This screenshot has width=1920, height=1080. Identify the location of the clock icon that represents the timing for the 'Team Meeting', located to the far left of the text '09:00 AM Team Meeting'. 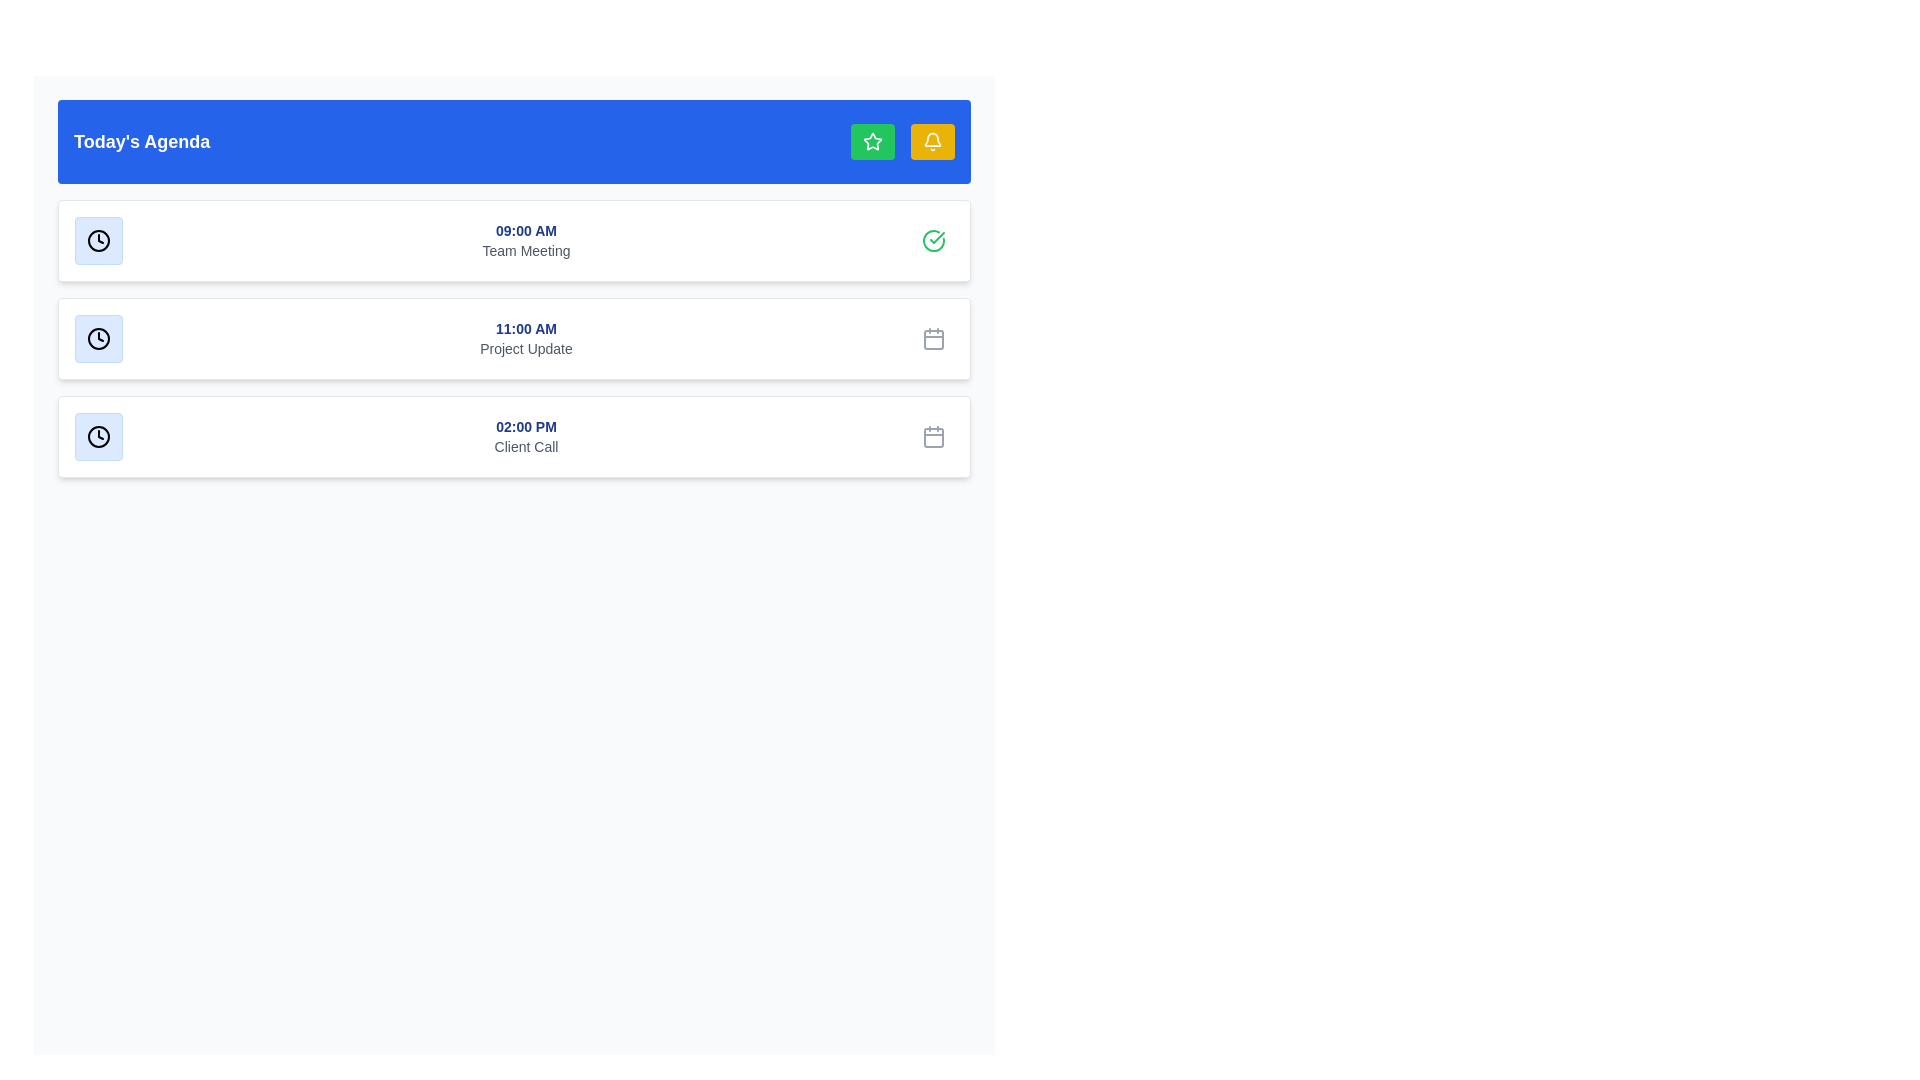
(98, 239).